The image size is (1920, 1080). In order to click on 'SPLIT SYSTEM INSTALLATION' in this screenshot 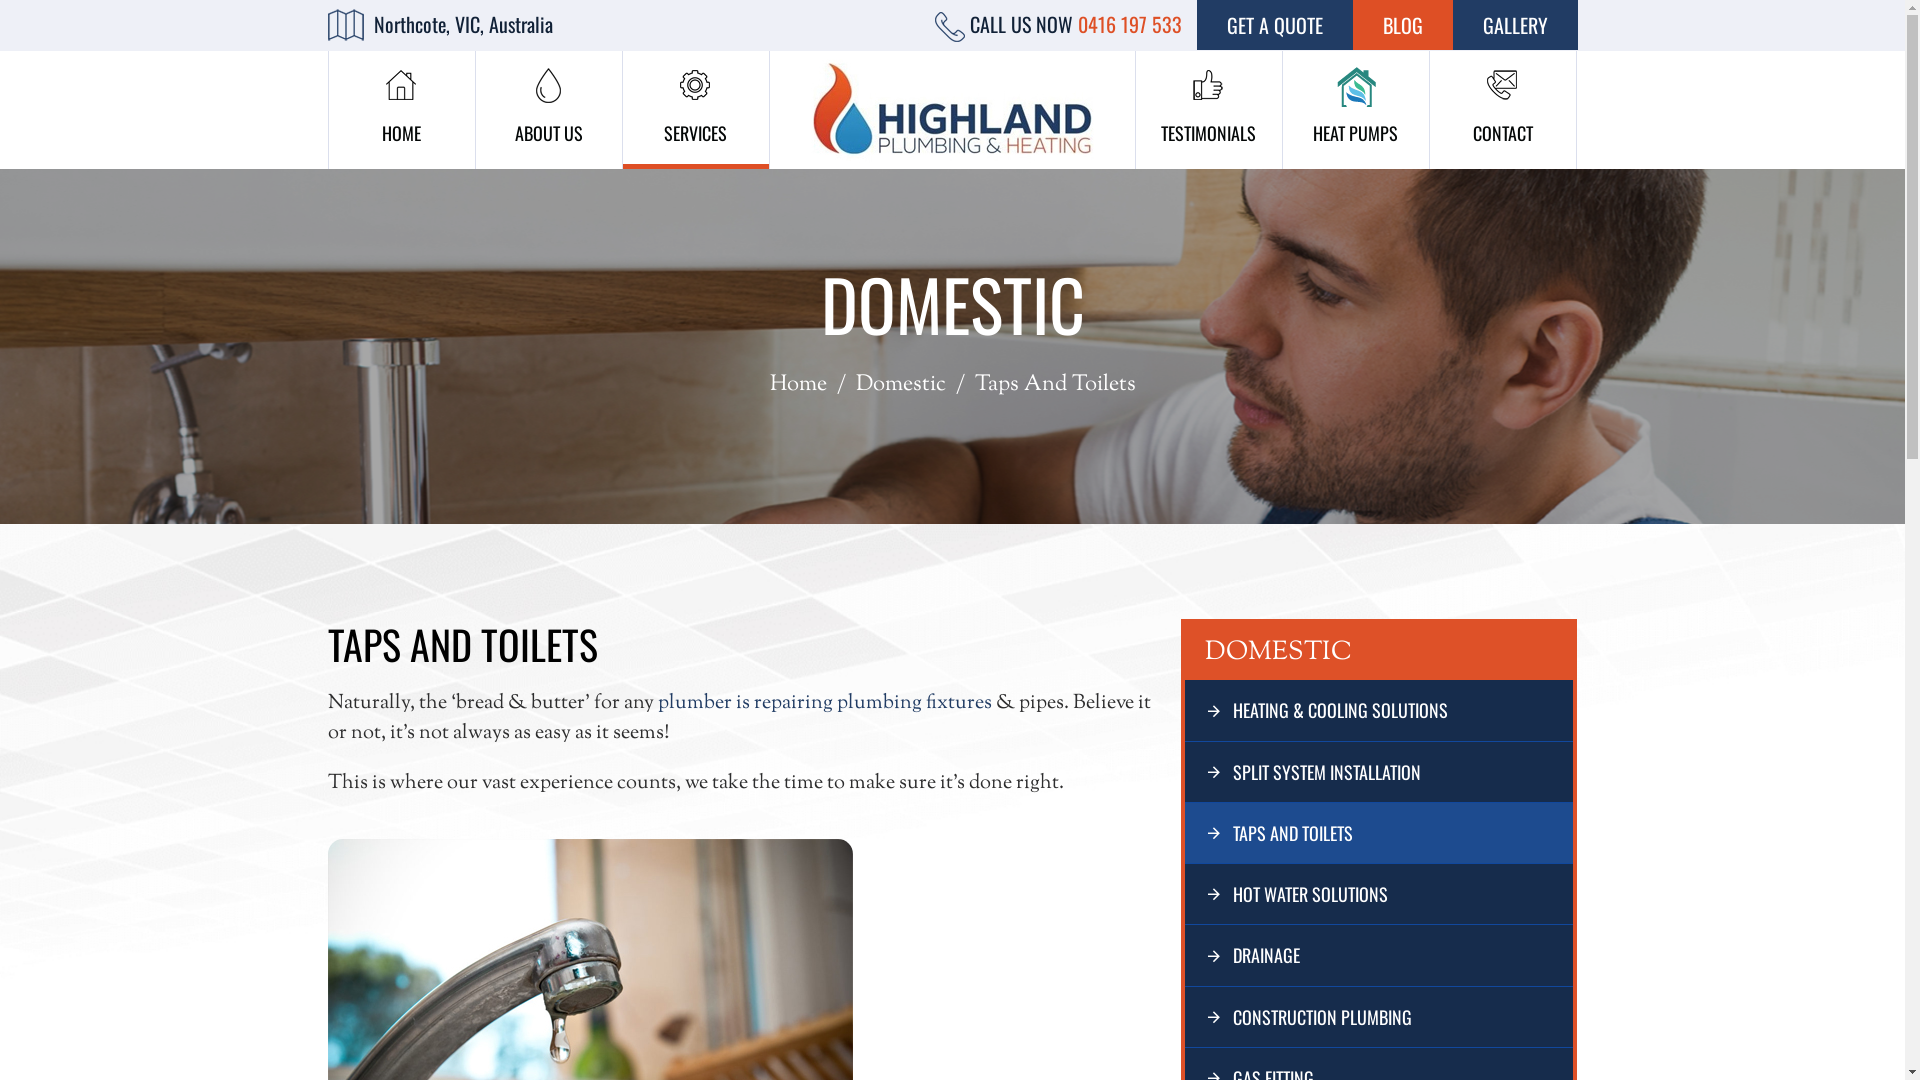, I will do `click(1378, 770)`.